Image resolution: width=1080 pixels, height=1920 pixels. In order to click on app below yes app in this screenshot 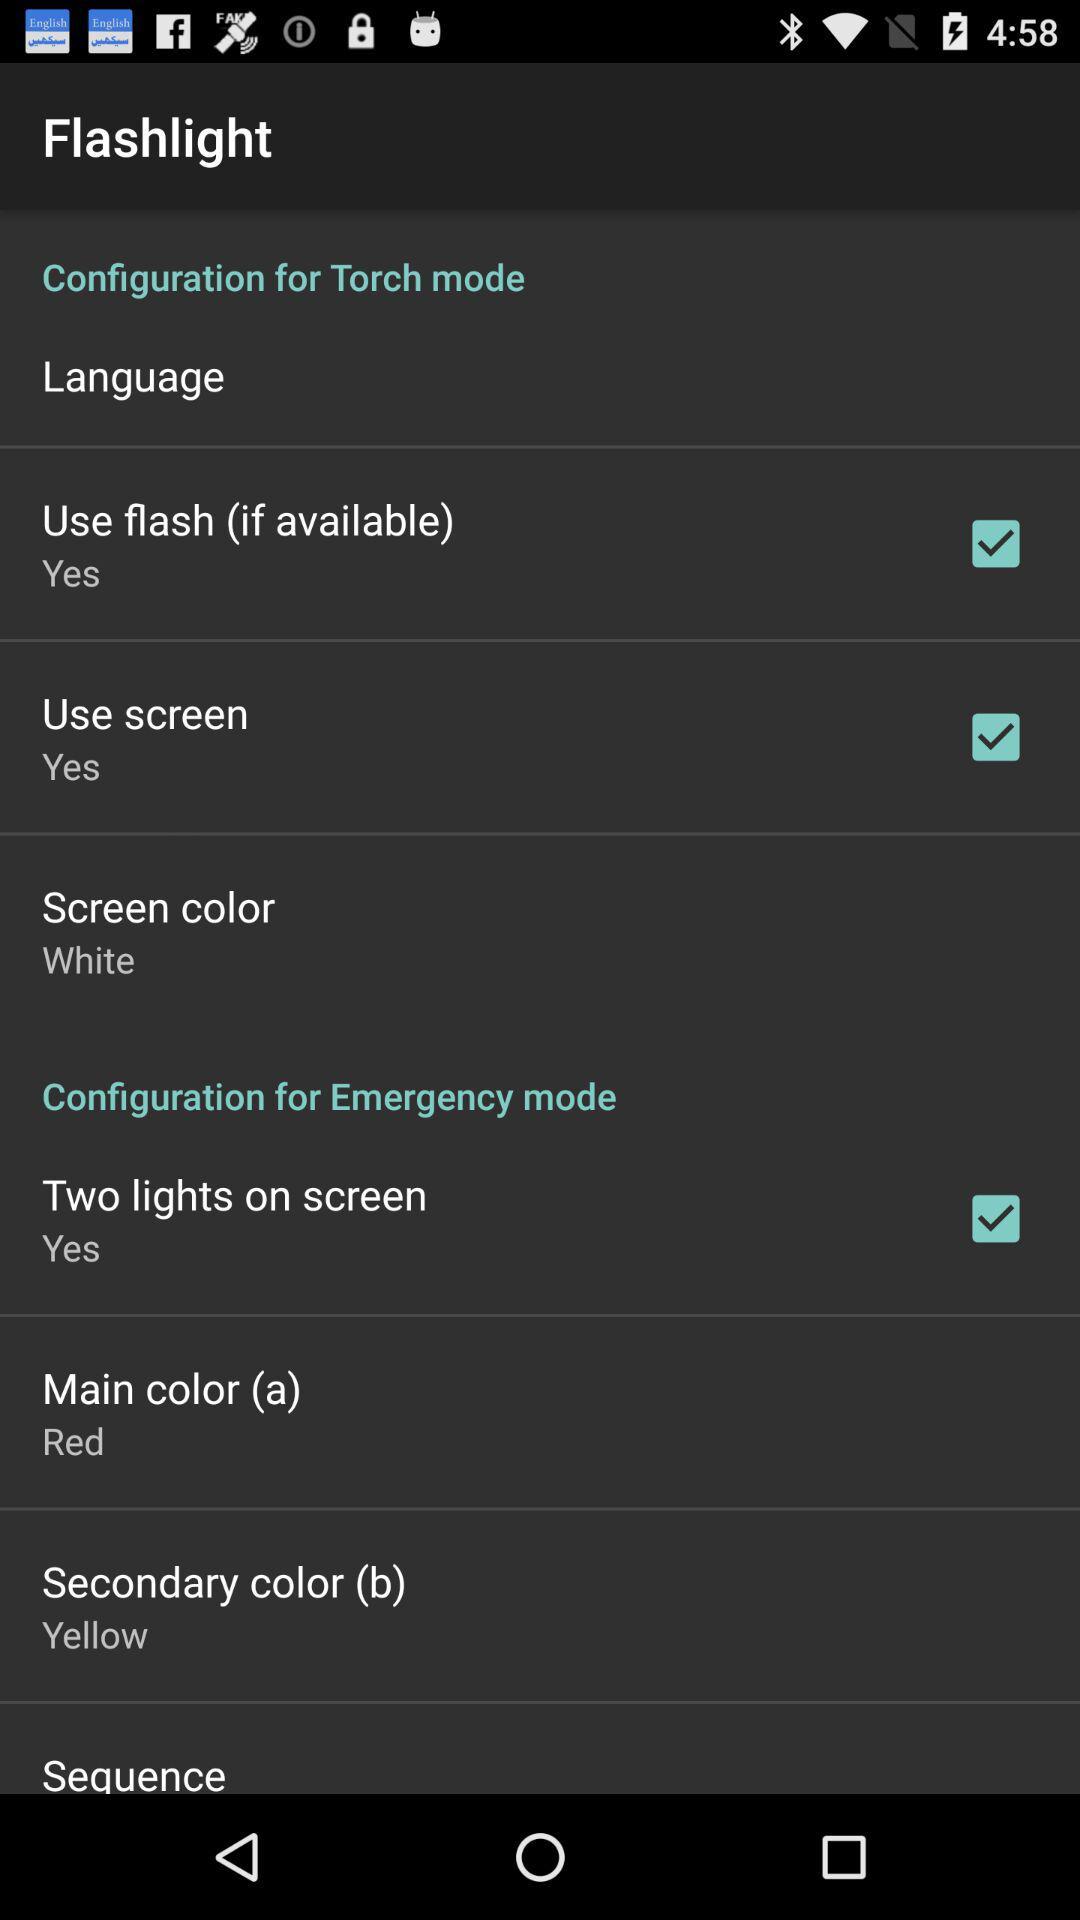, I will do `click(170, 1386)`.